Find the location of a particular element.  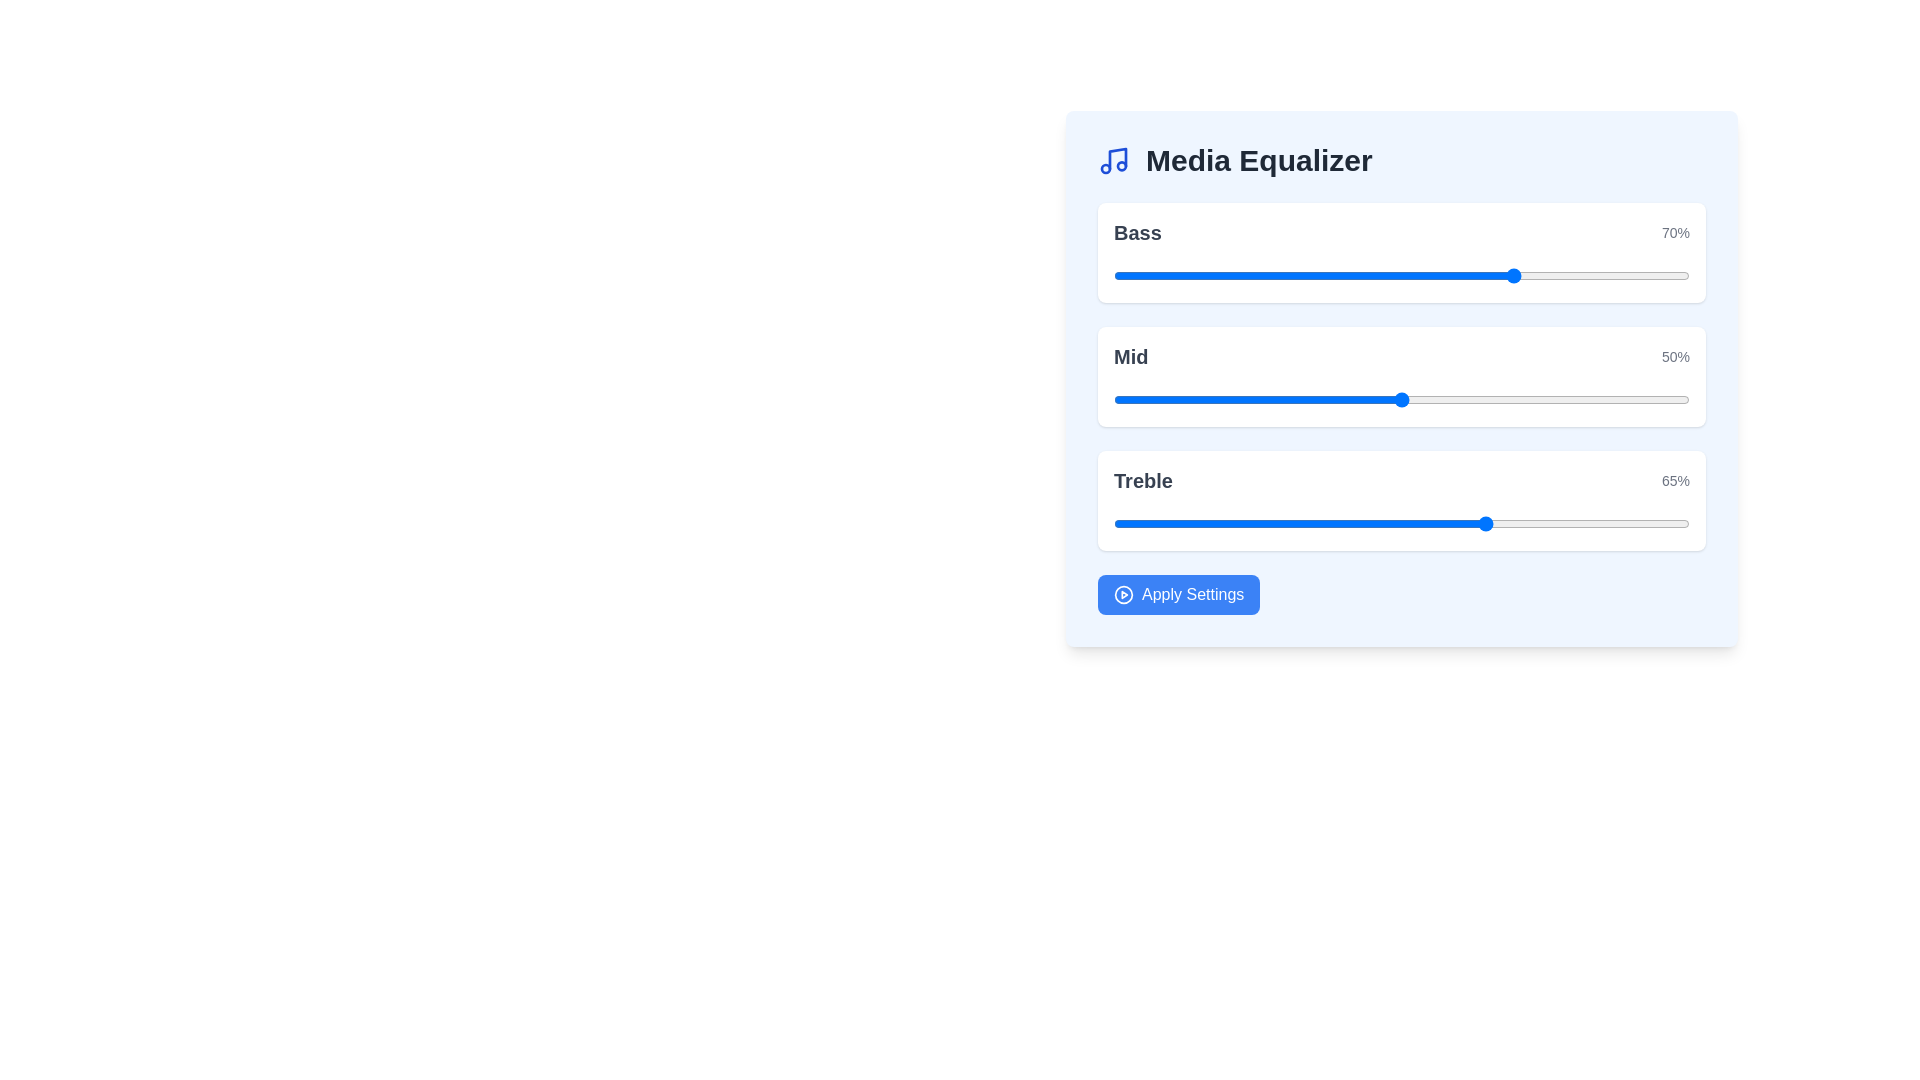

the bass level is located at coordinates (1205, 276).